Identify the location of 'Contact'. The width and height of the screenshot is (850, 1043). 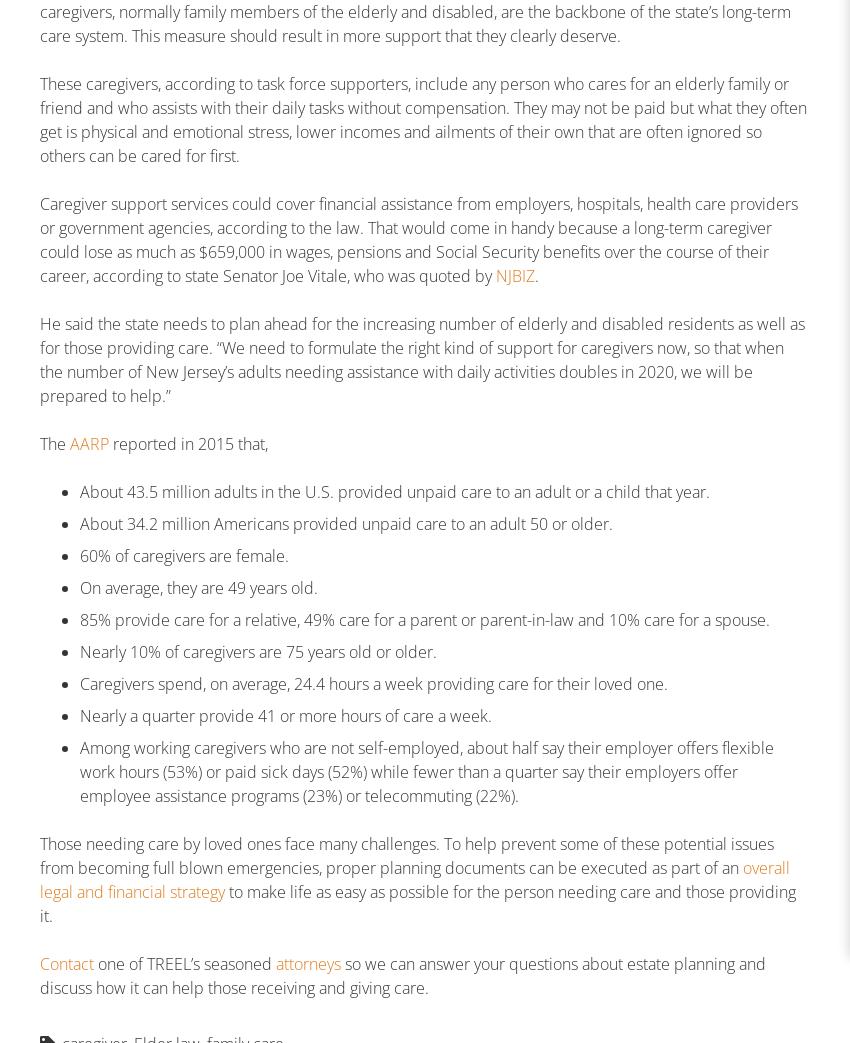
(66, 963).